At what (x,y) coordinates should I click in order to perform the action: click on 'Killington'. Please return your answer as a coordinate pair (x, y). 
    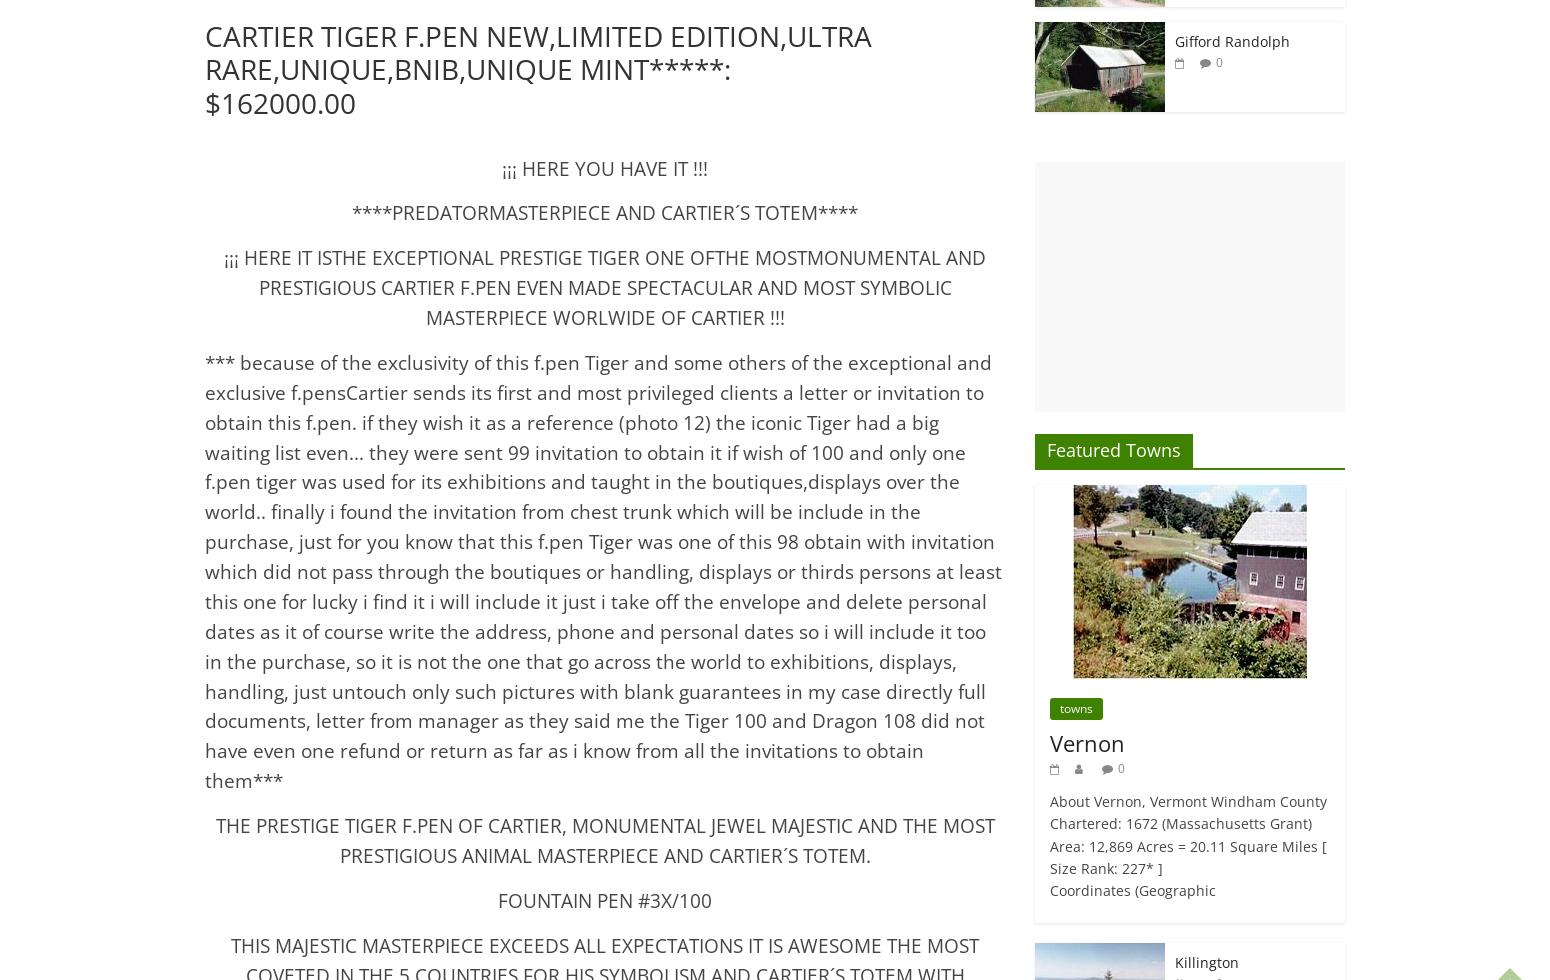
    Looking at the image, I should click on (1206, 961).